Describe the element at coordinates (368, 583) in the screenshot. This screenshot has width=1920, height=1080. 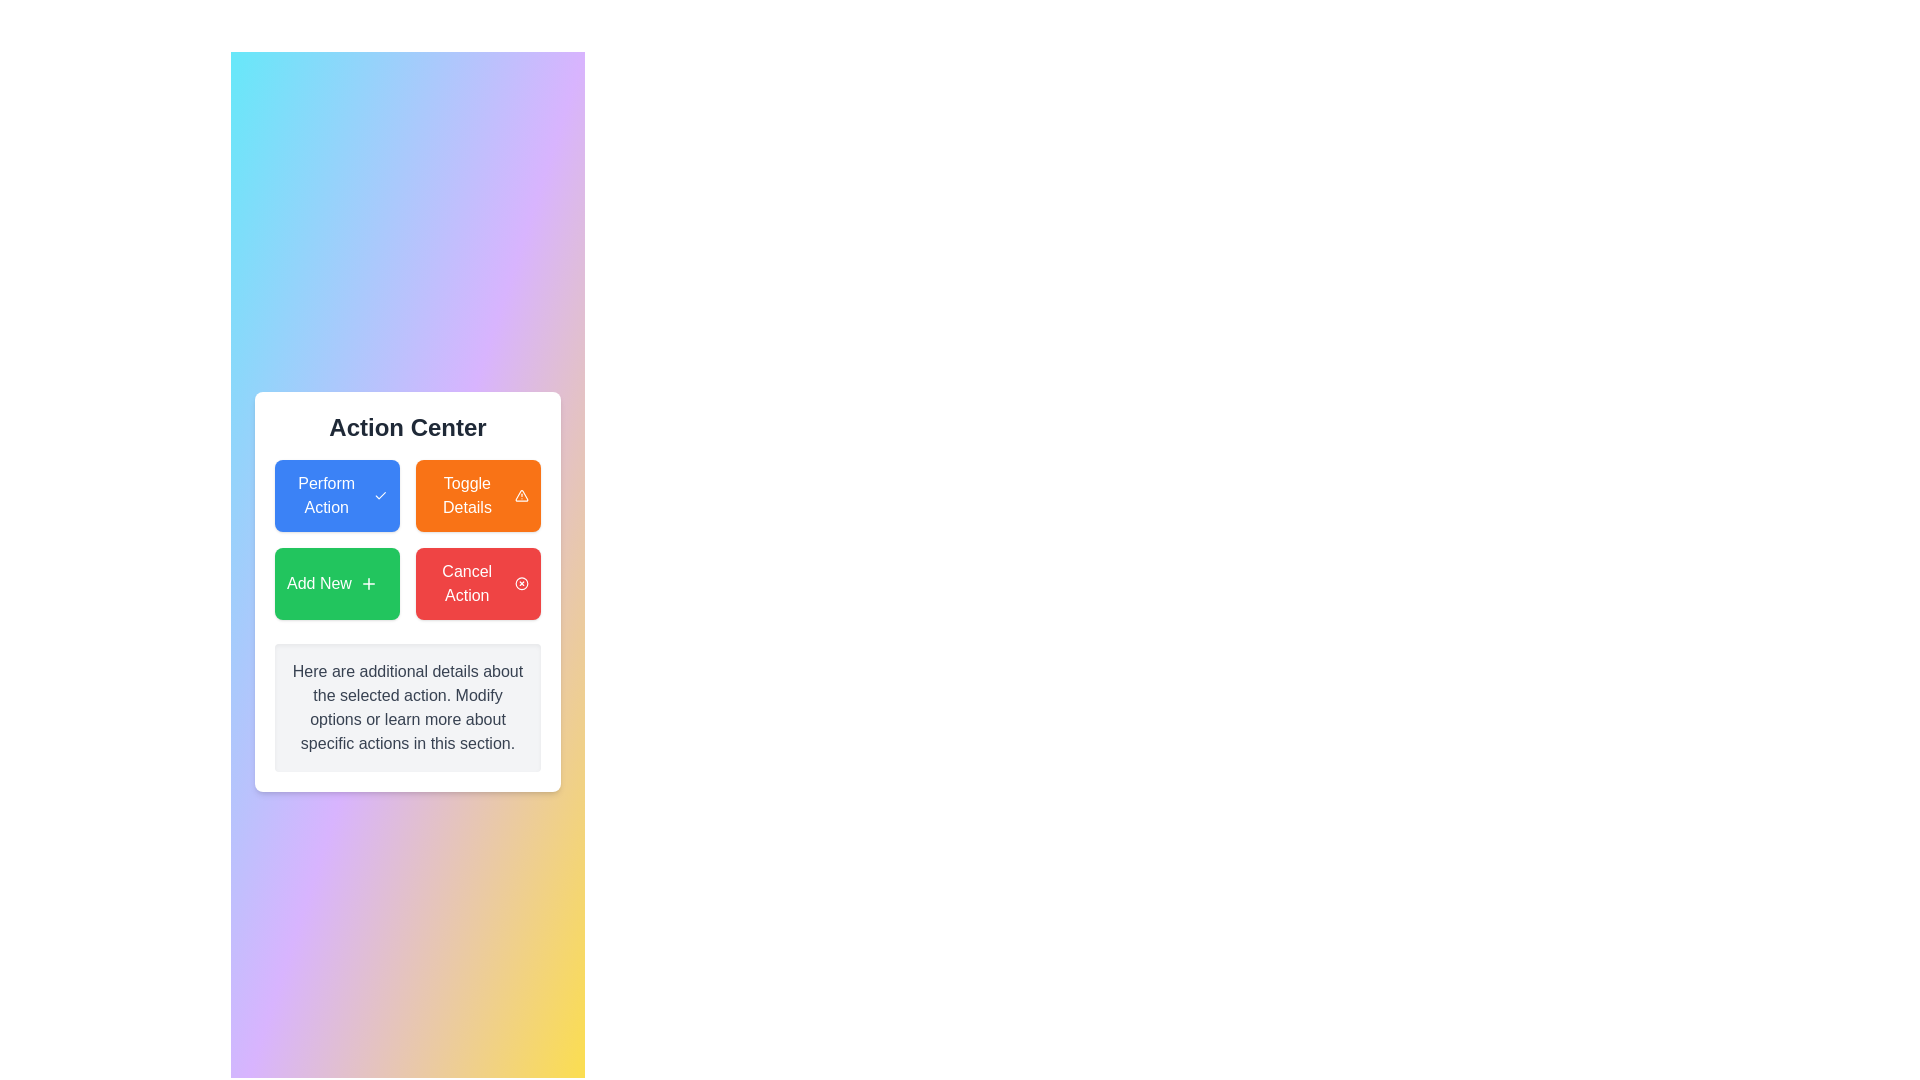
I see `the add operation icon located within the 'Add New' button at the lower-left position in the button grid` at that location.